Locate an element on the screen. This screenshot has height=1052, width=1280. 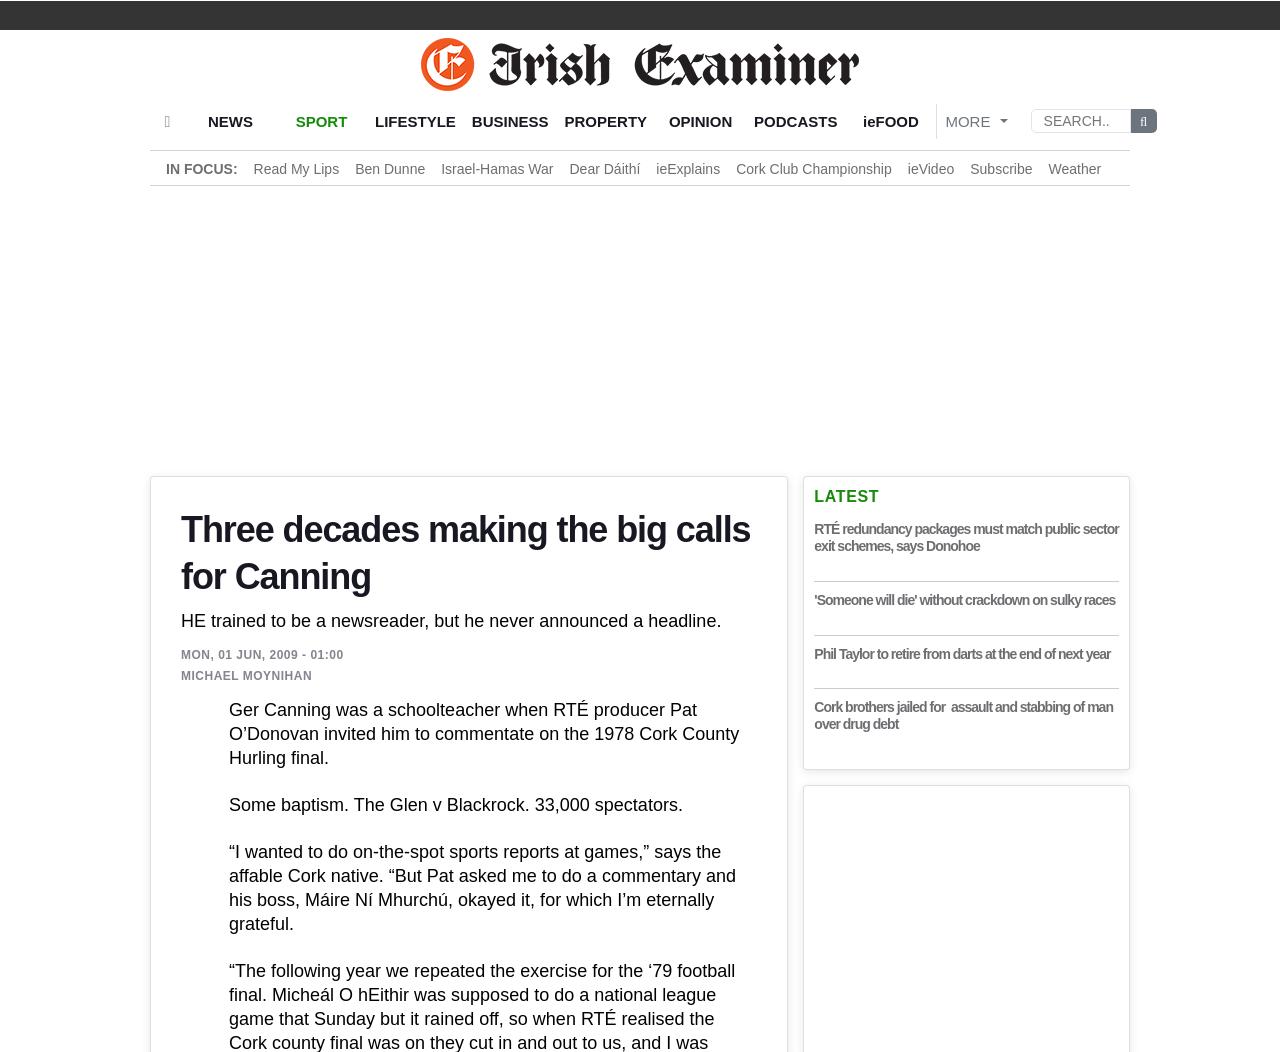
'“In football the Tyrone-Kerry finals recently have been outstanding – played in the right spirit, with a great atmosphere.' is located at coordinates (491, 731).